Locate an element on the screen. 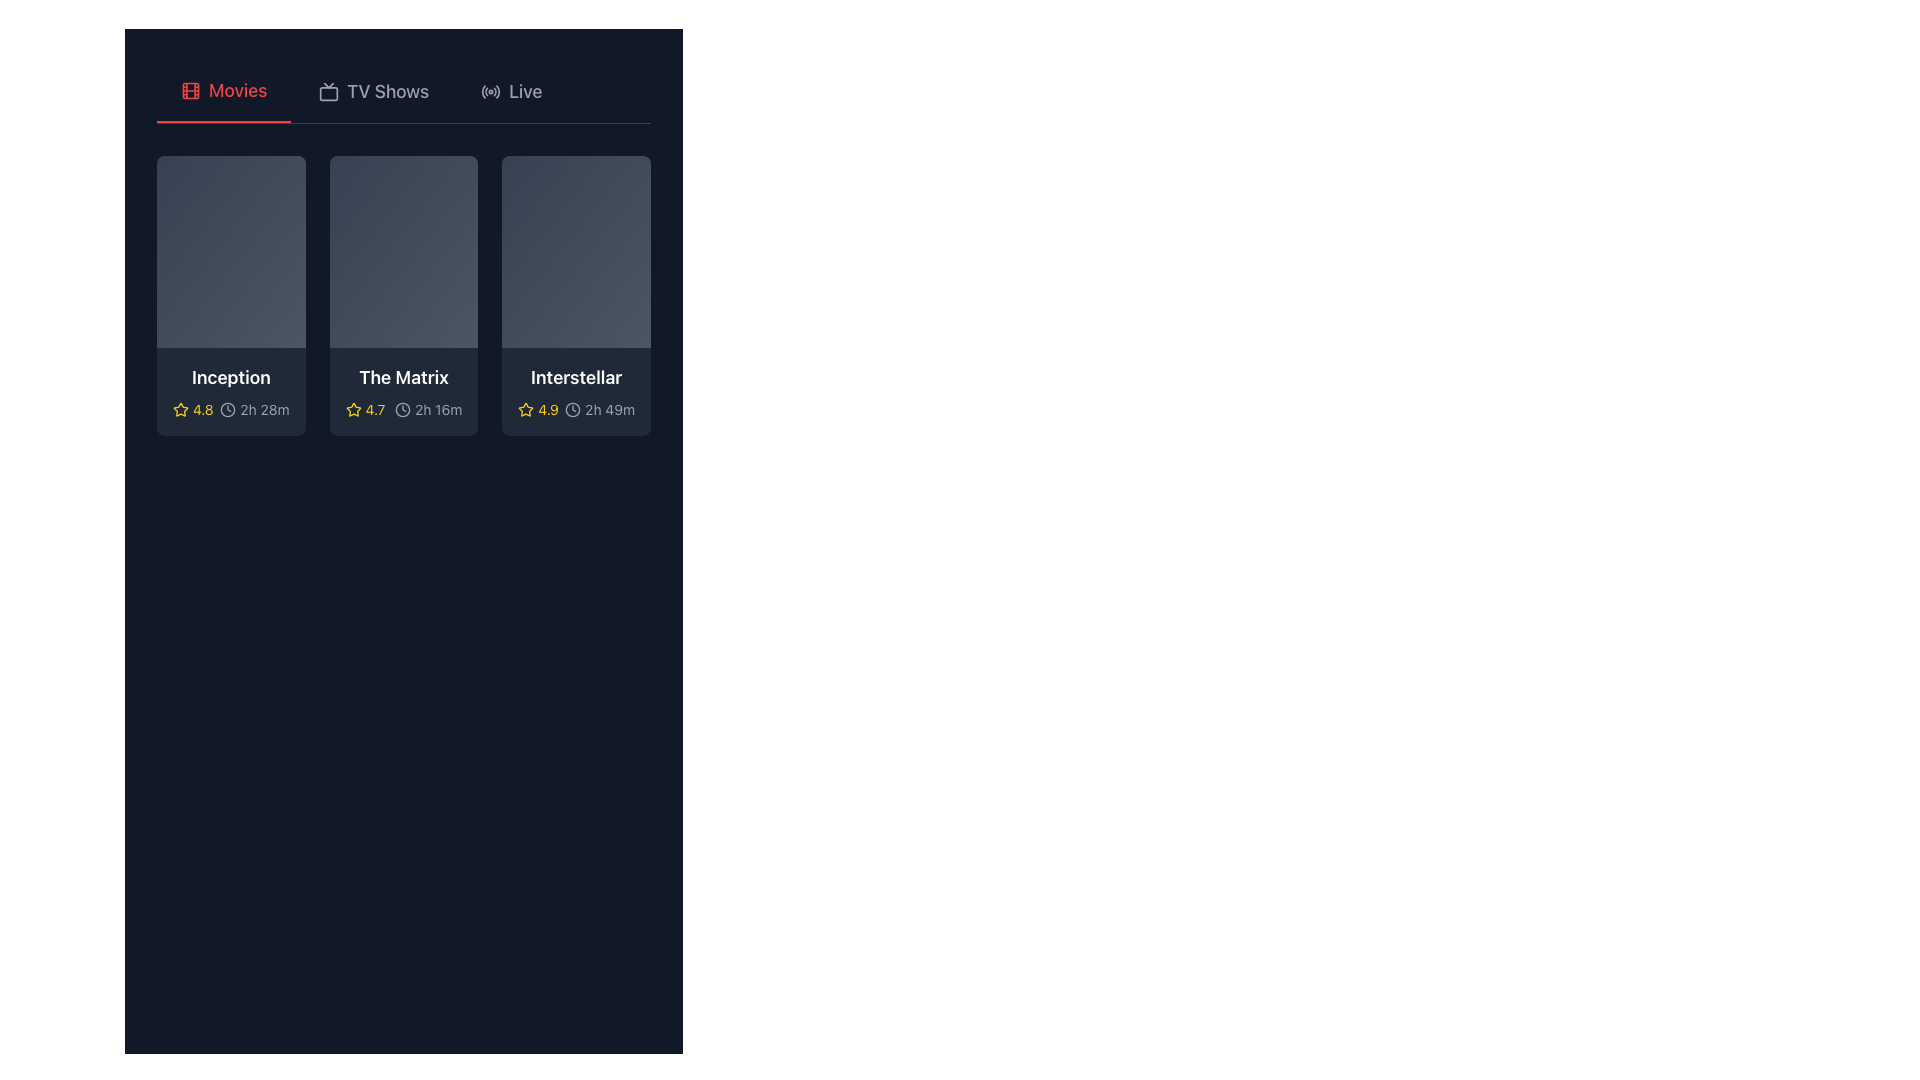 This screenshot has height=1080, width=1920. the text label reading 'Inception' which is styled in white color, large font size, and bold formatting, located near the top of the first movie card is located at coordinates (231, 378).